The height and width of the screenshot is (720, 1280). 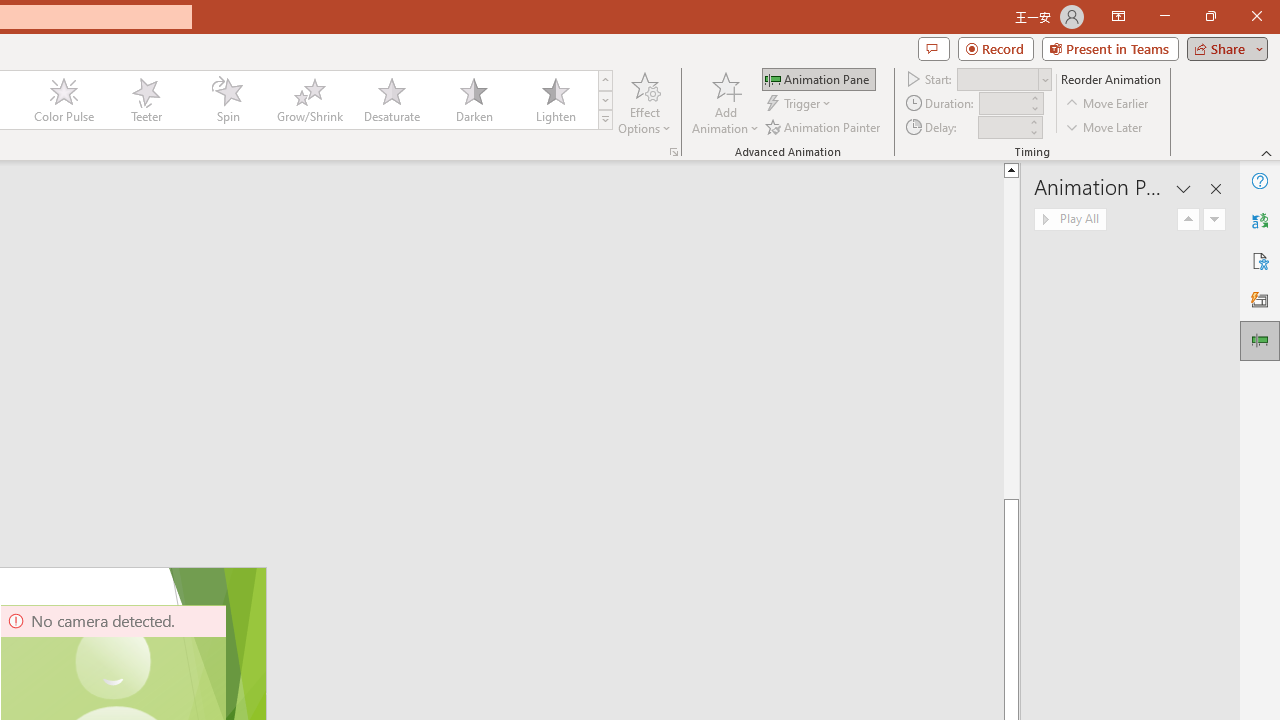 What do you see at coordinates (144, 100) in the screenshot?
I see `'Teeter'` at bounding box center [144, 100].